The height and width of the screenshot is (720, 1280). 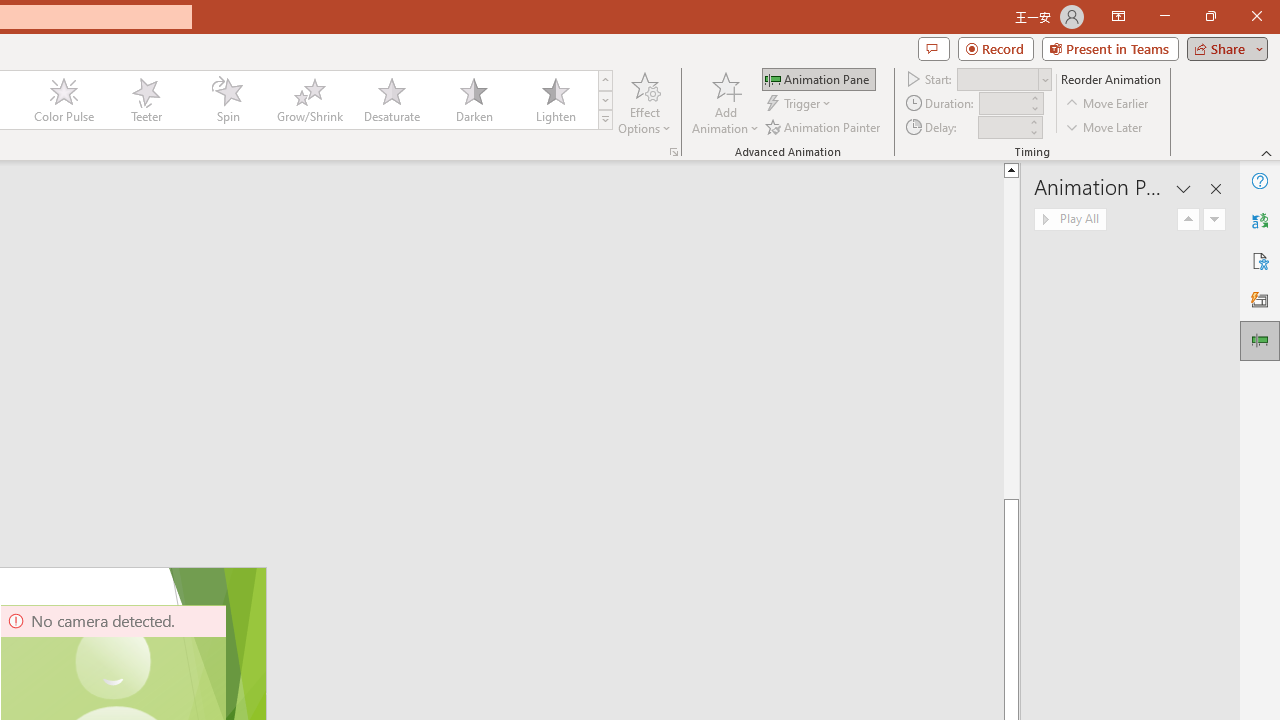 What do you see at coordinates (144, 100) in the screenshot?
I see `'Teeter'` at bounding box center [144, 100].